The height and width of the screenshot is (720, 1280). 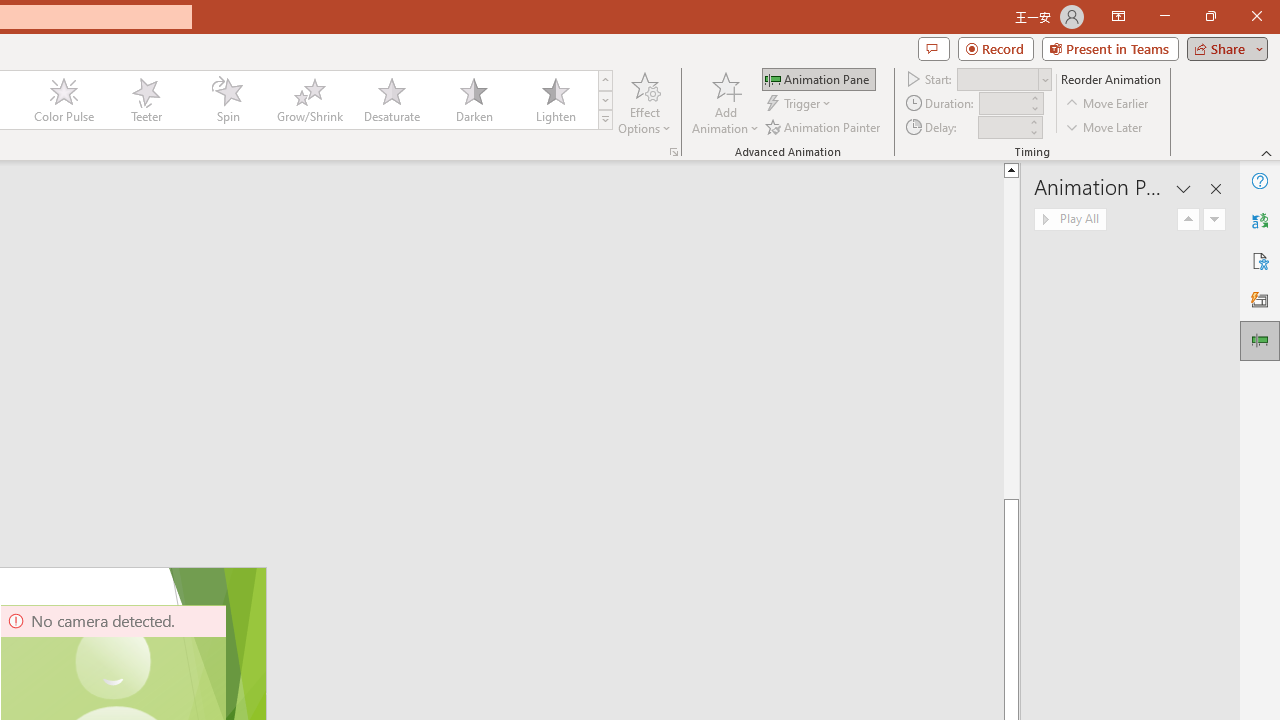 What do you see at coordinates (144, 100) in the screenshot?
I see `'Teeter'` at bounding box center [144, 100].